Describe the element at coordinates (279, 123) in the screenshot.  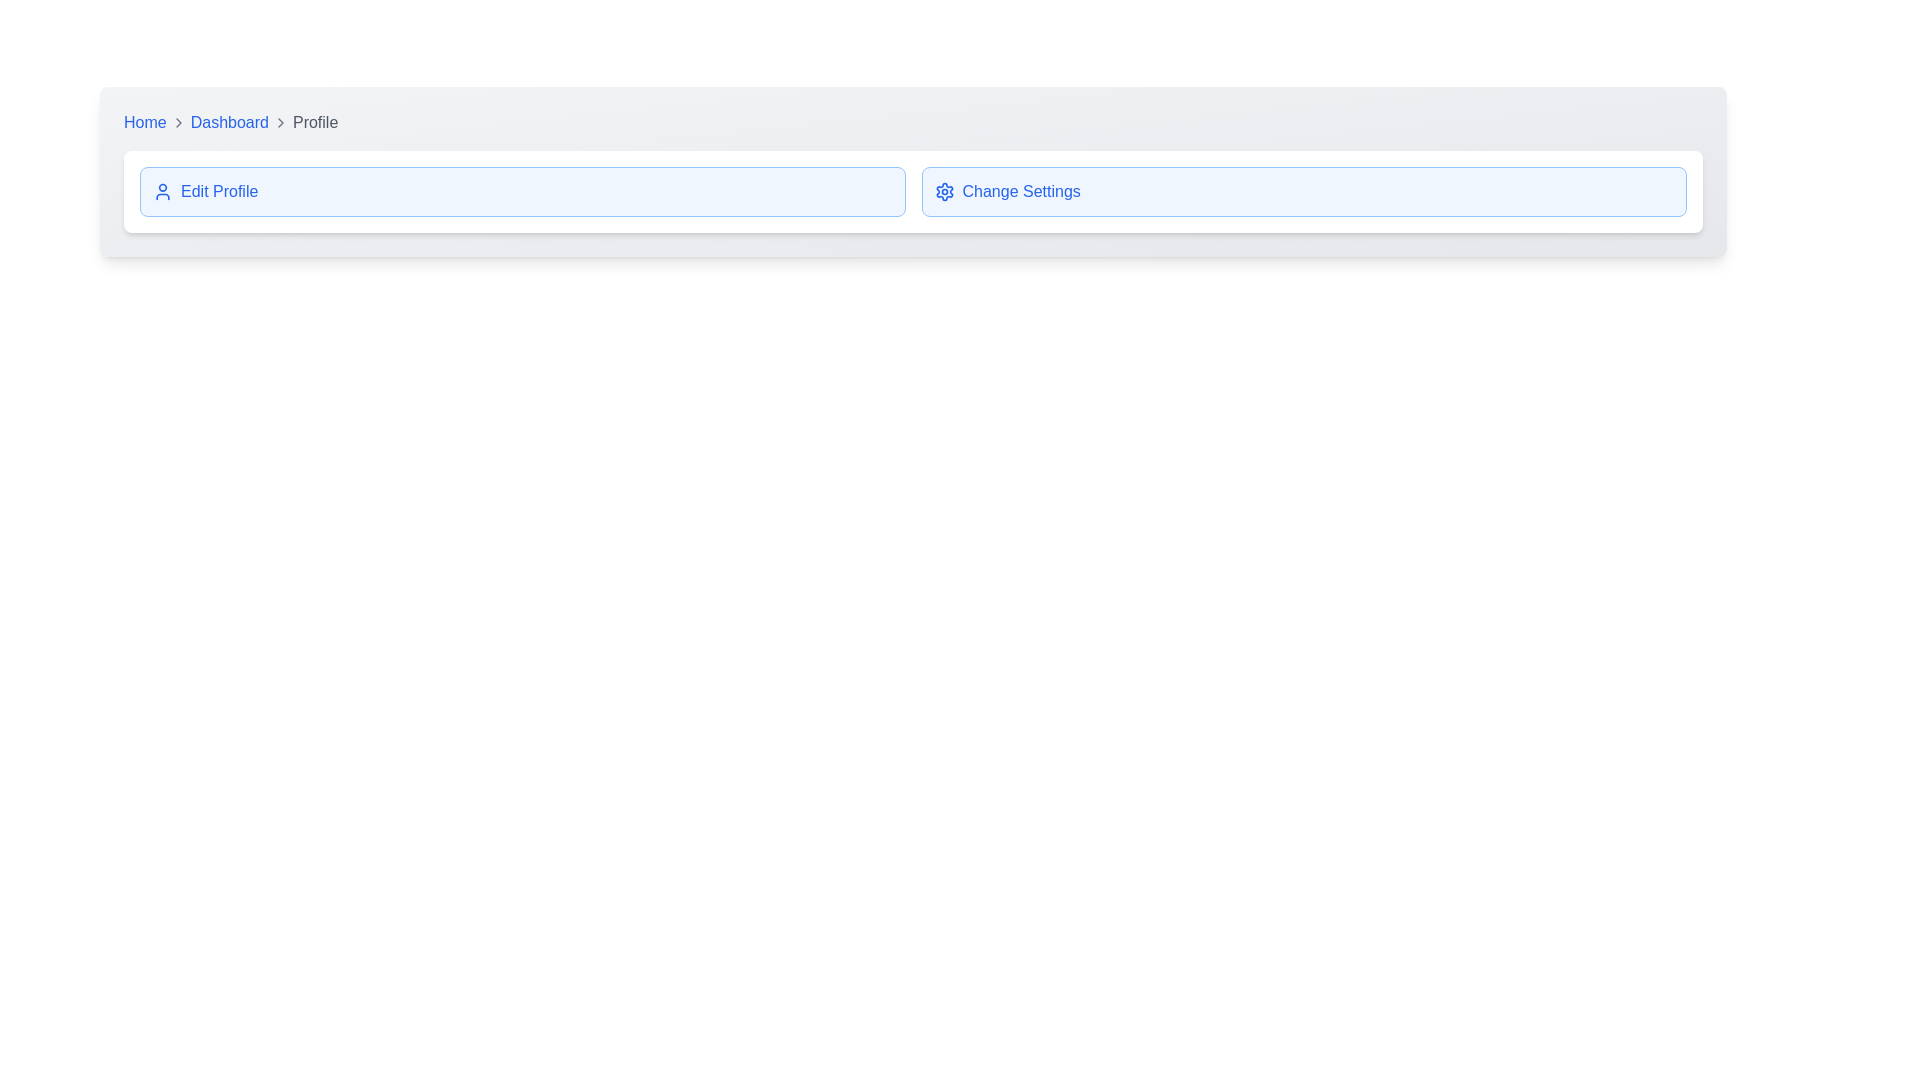
I see `the breadcrumb navigation icon located immediately to the right of the 'Dashboard' text` at that location.